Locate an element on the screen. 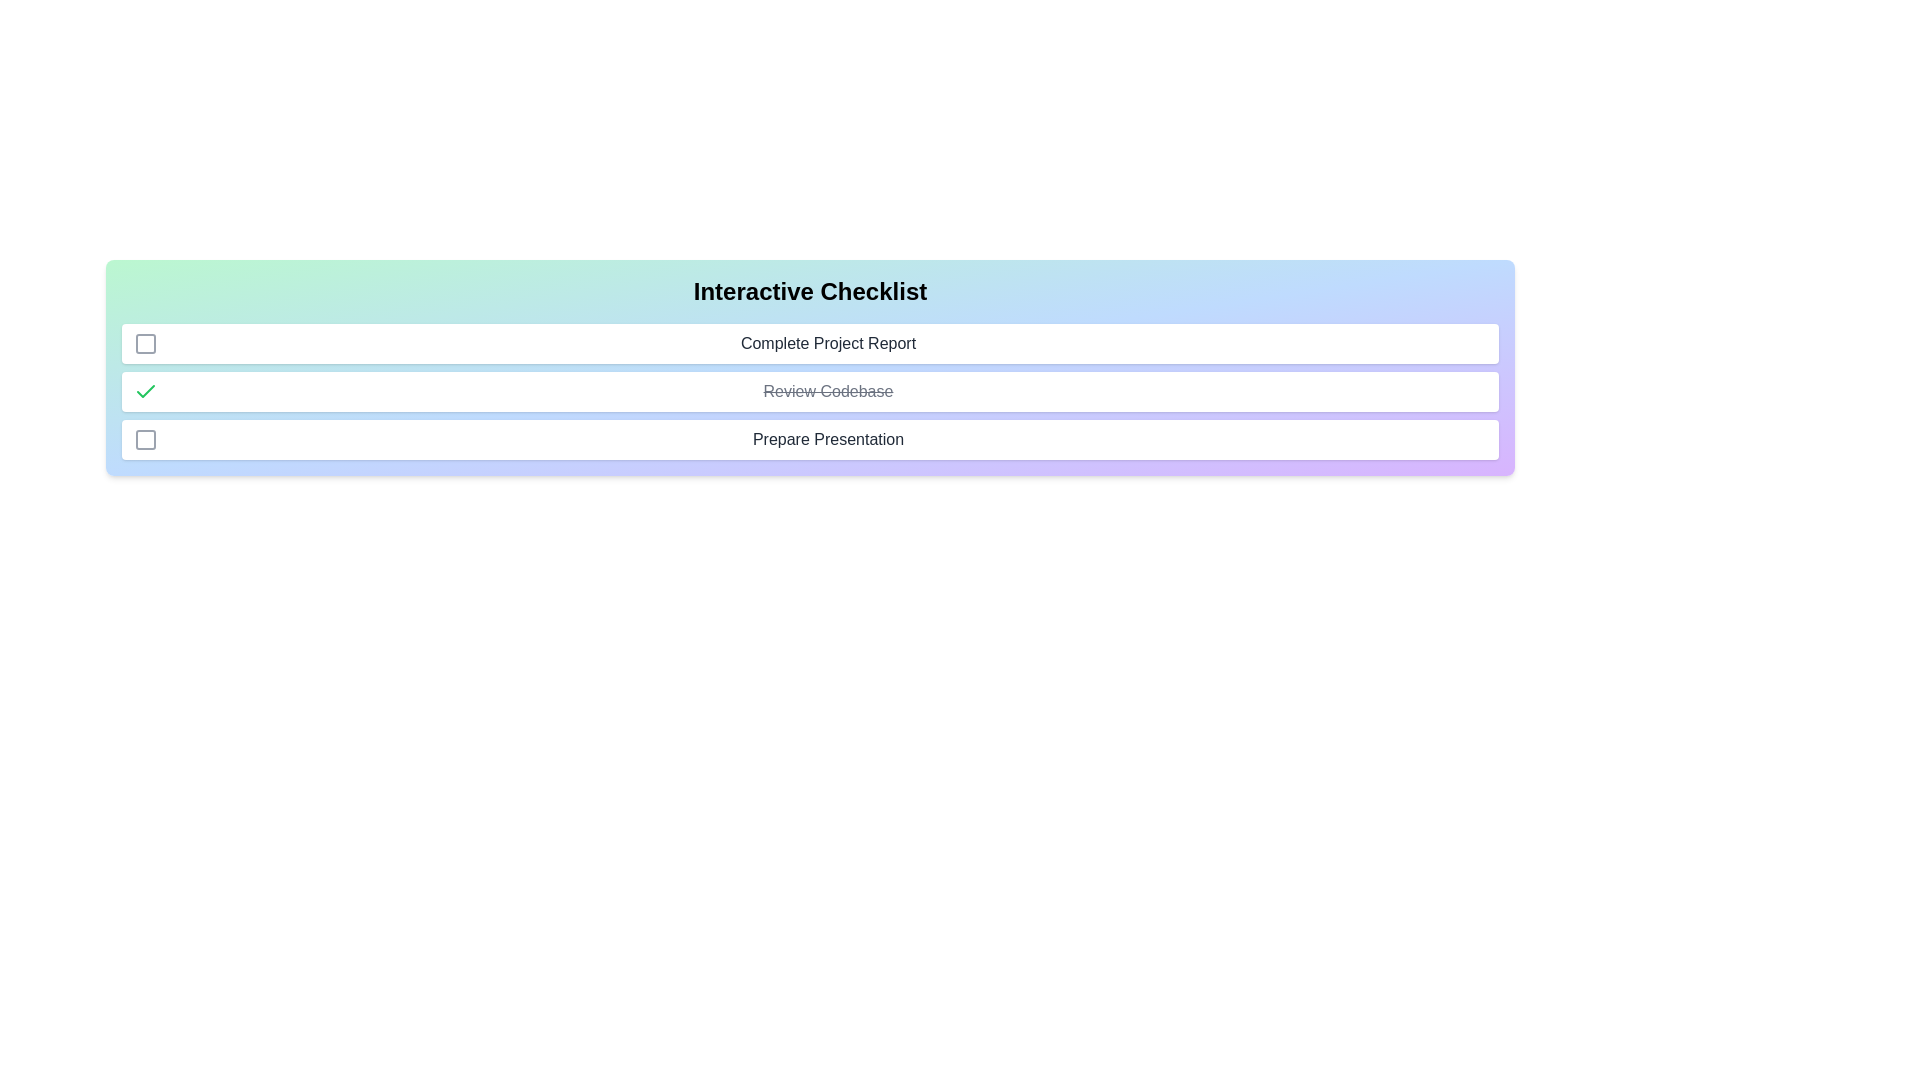  the label of the task Prepare Presentation to focus or interact with it is located at coordinates (828, 438).